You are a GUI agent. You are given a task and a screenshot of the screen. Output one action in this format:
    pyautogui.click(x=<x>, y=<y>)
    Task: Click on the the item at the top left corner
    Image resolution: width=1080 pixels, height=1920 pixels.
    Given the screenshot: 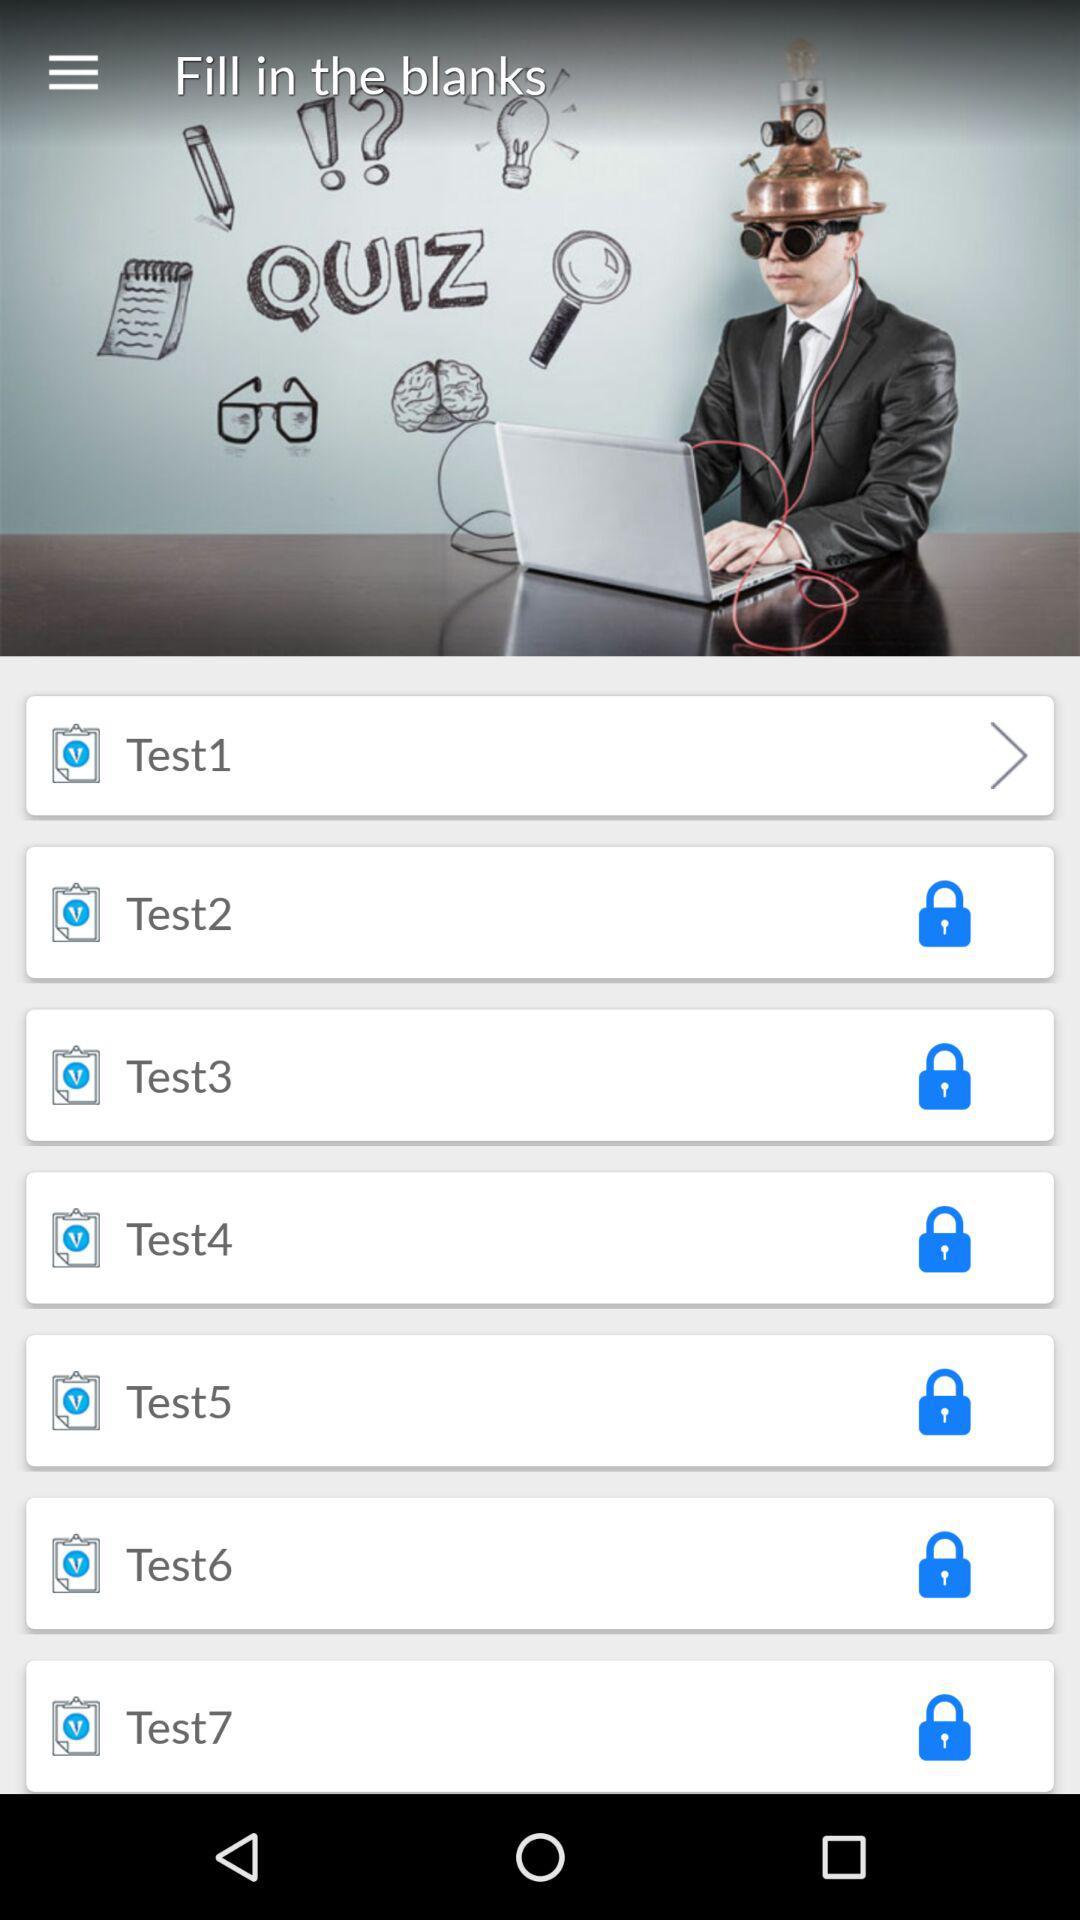 What is the action you would take?
    pyautogui.click(x=72, y=73)
    